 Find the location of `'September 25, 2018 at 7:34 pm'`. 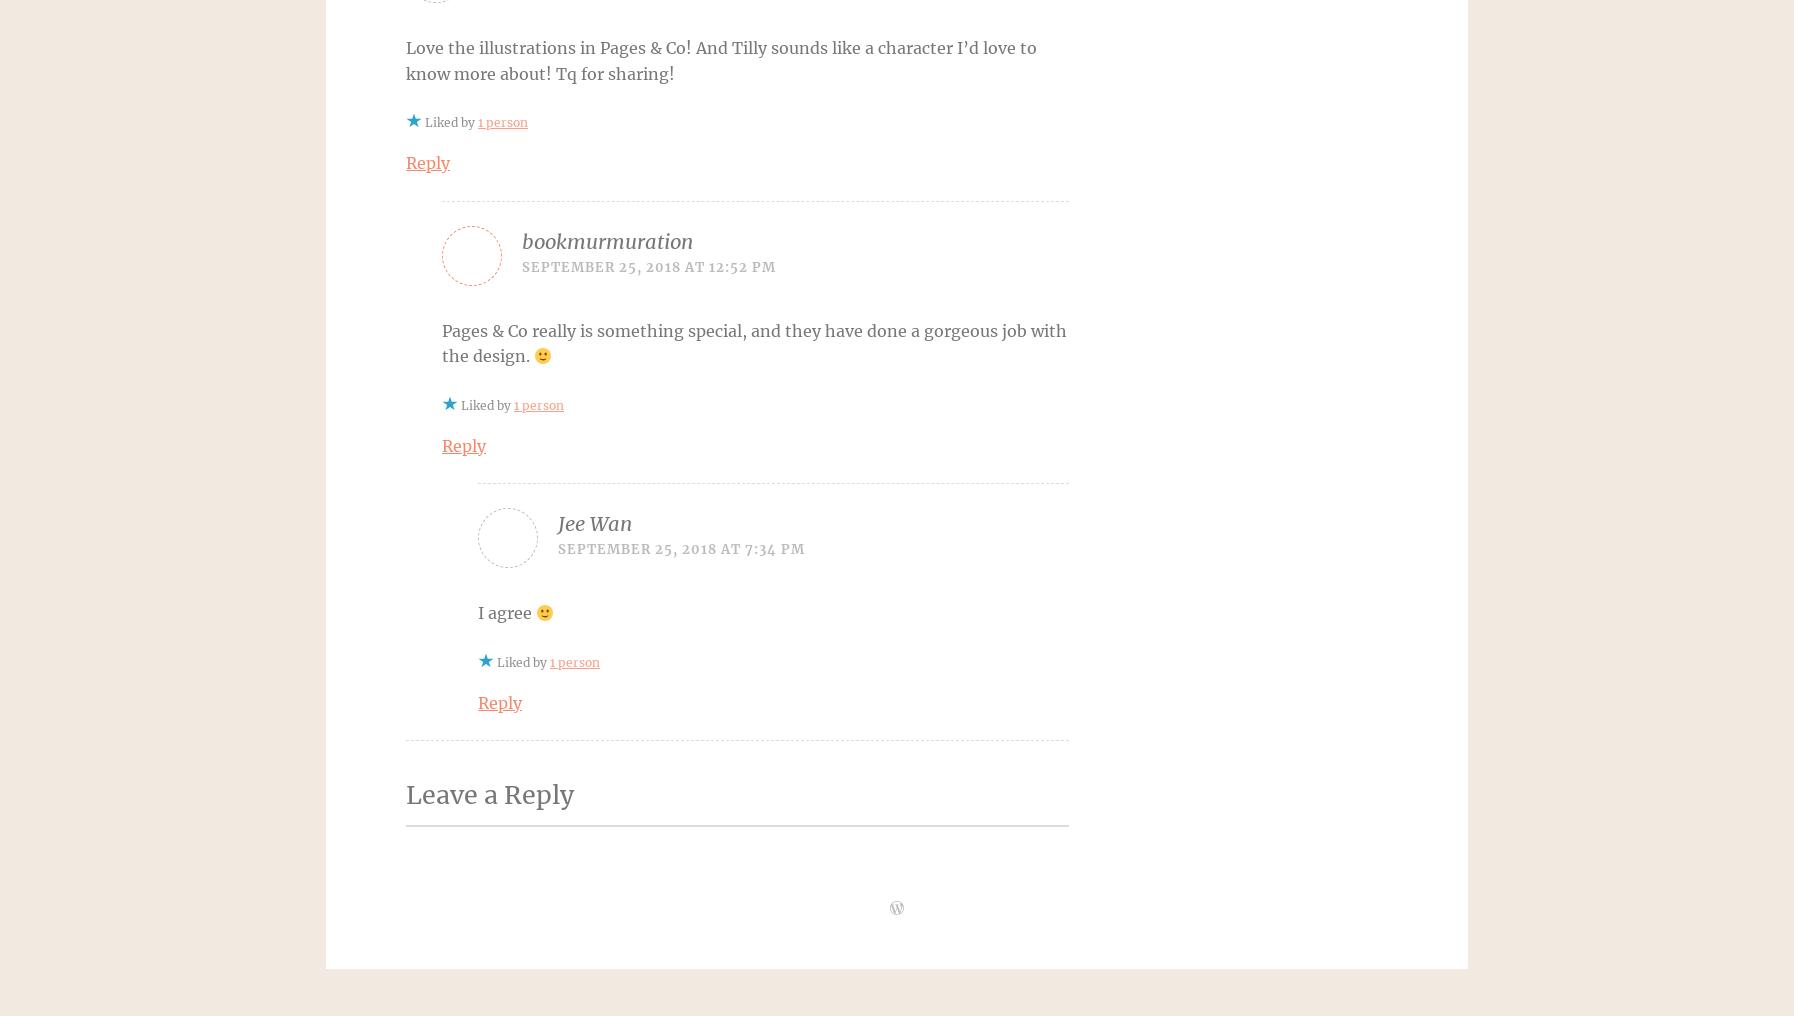

'September 25, 2018 at 7:34 pm' is located at coordinates (681, 548).